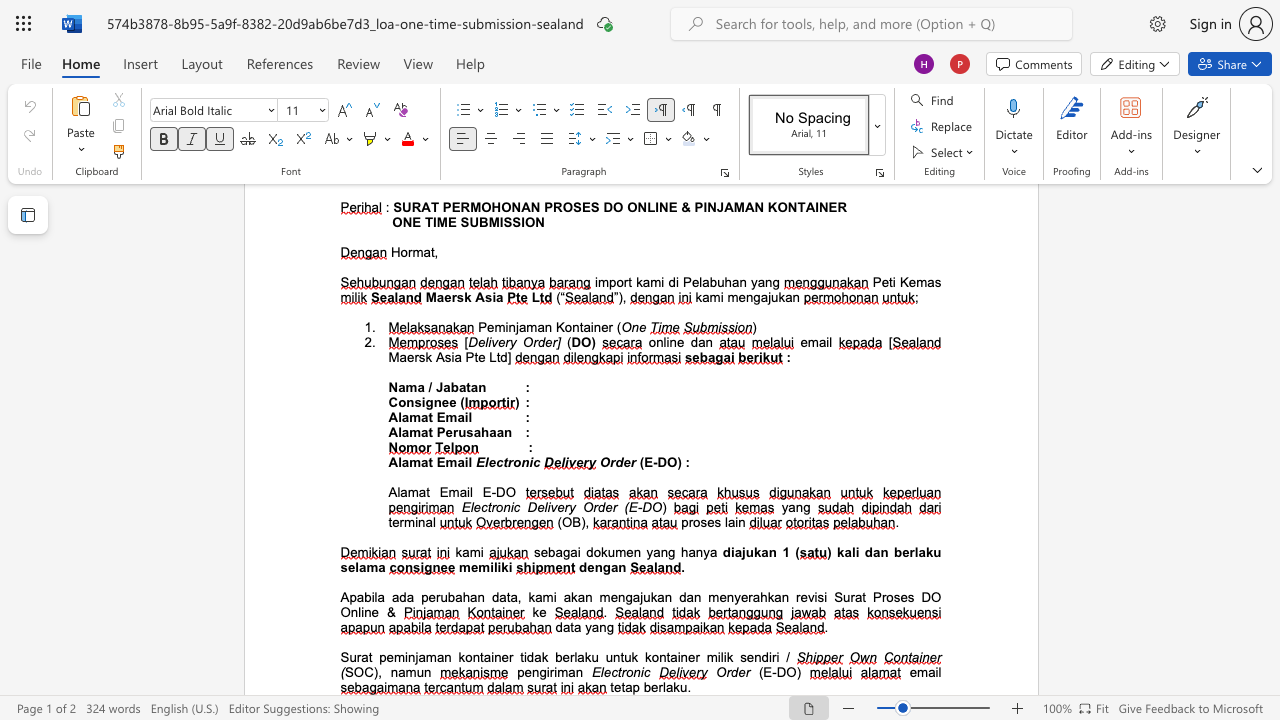  What do you see at coordinates (631, 686) in the screenshot?
I see `the subset text "p b" within the text "tetap berlaku."` at bounding box center [631, 686].